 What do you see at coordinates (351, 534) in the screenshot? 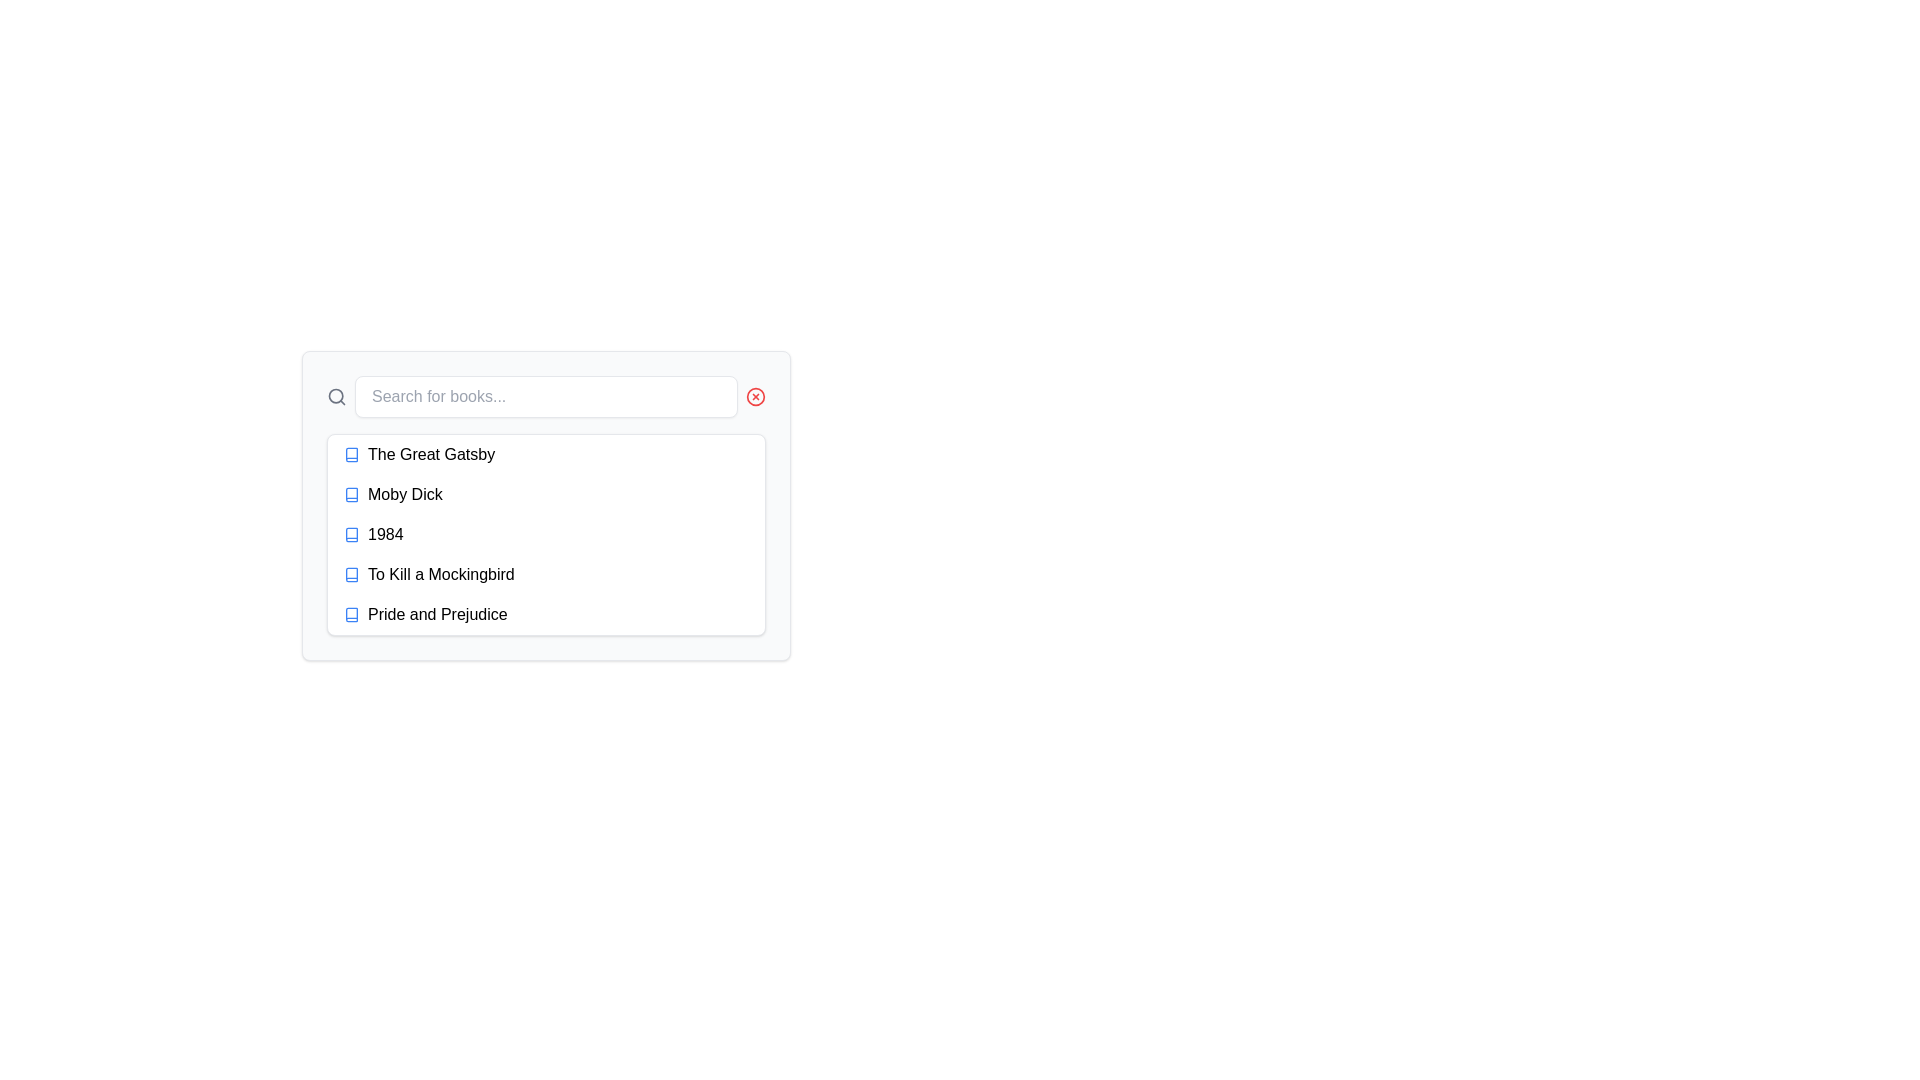
I see `the illustrative book icon located to the left of the text label '1984' in the list of book titles` at bounding box center [351, 534].